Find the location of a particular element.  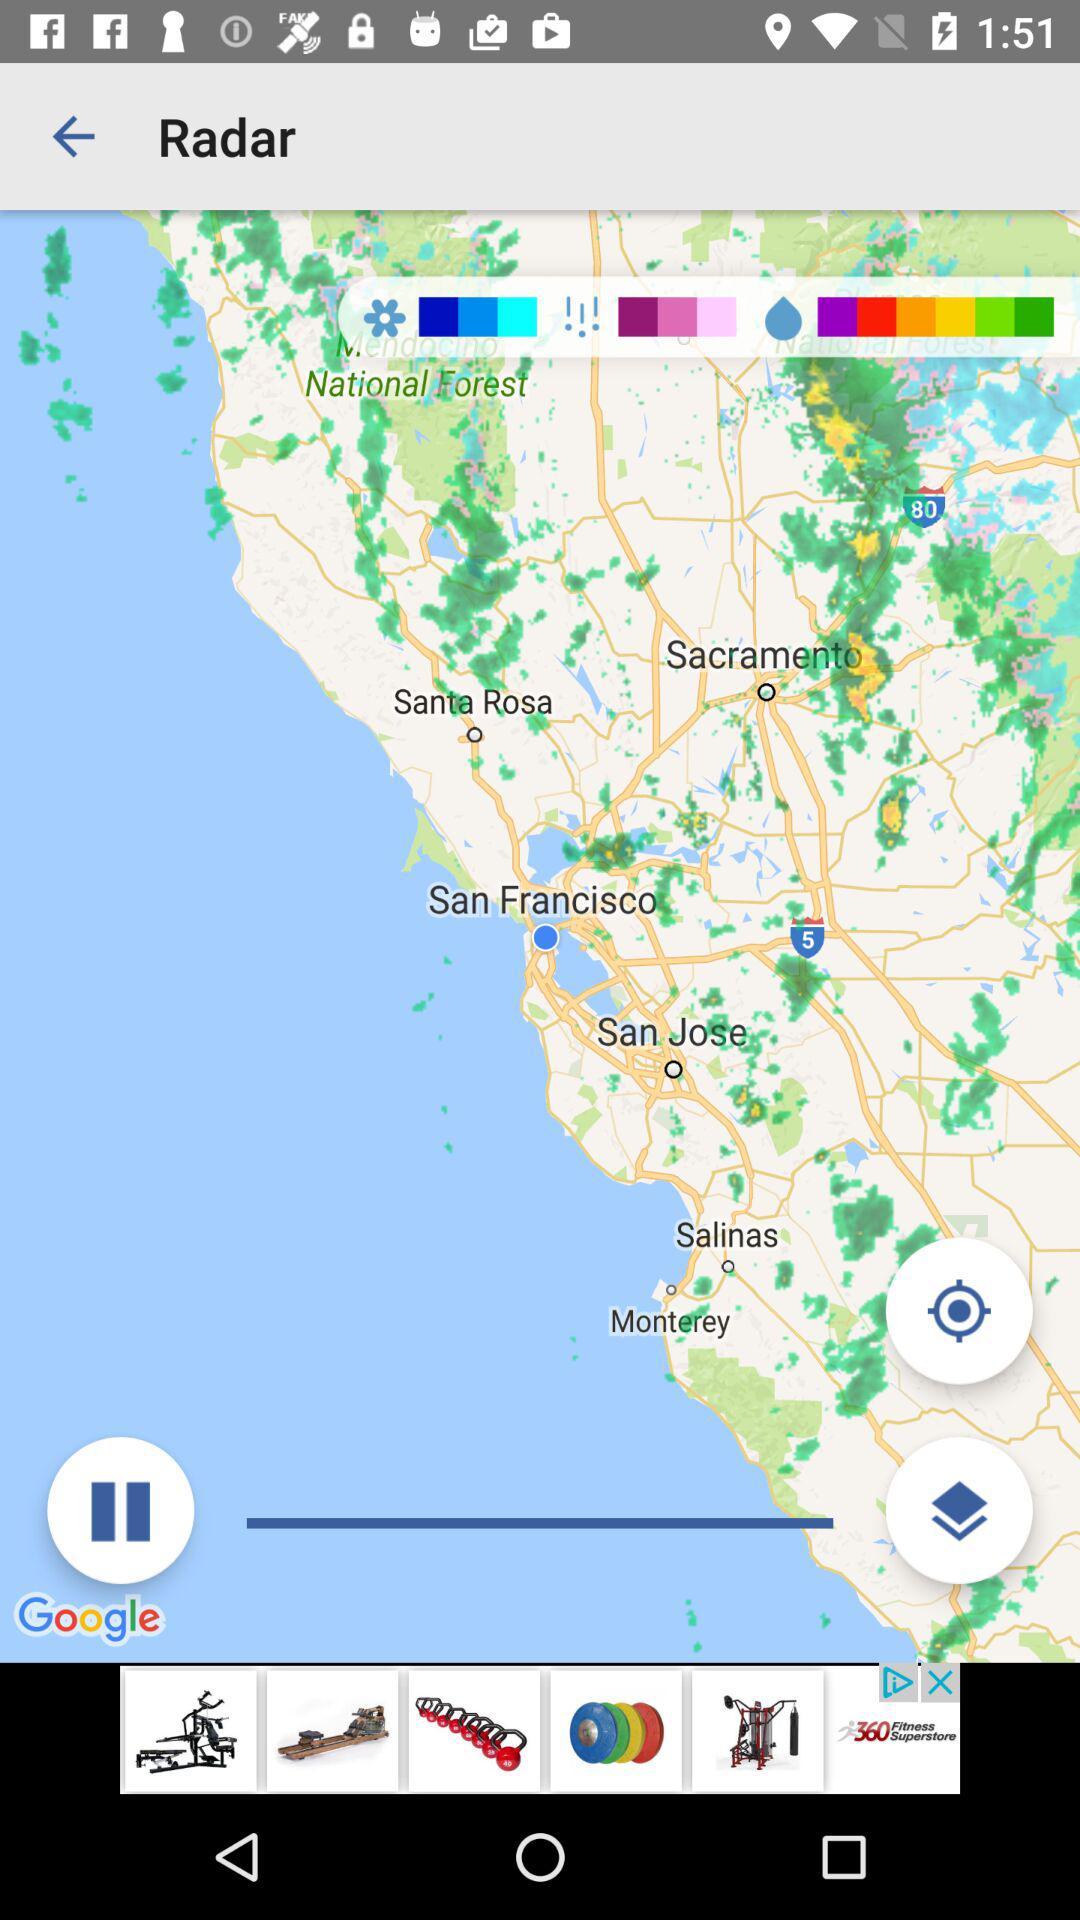

the pause icon is located at coordinates (120, 1510).